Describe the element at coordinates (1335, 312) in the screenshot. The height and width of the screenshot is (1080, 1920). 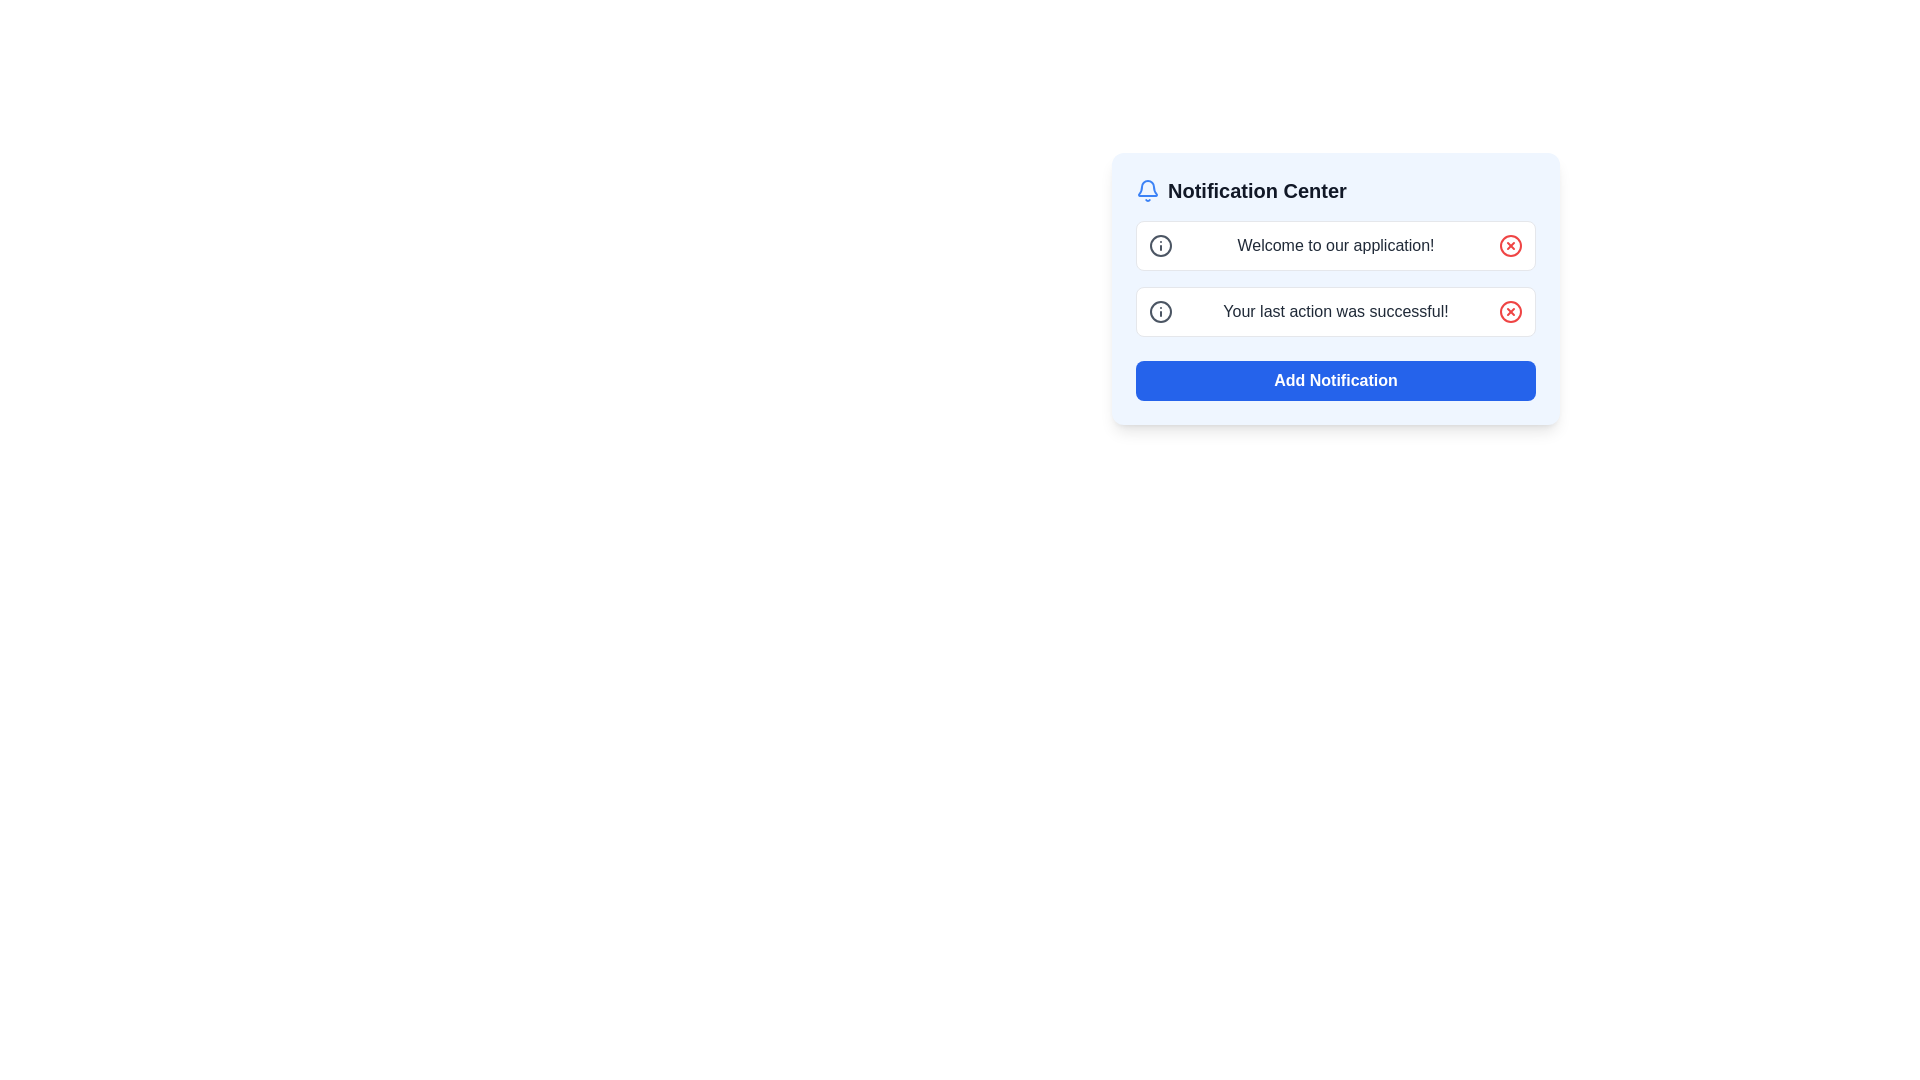
I see `the second notification card in the Notification Center that indicates the success of the user's last action` at that location.